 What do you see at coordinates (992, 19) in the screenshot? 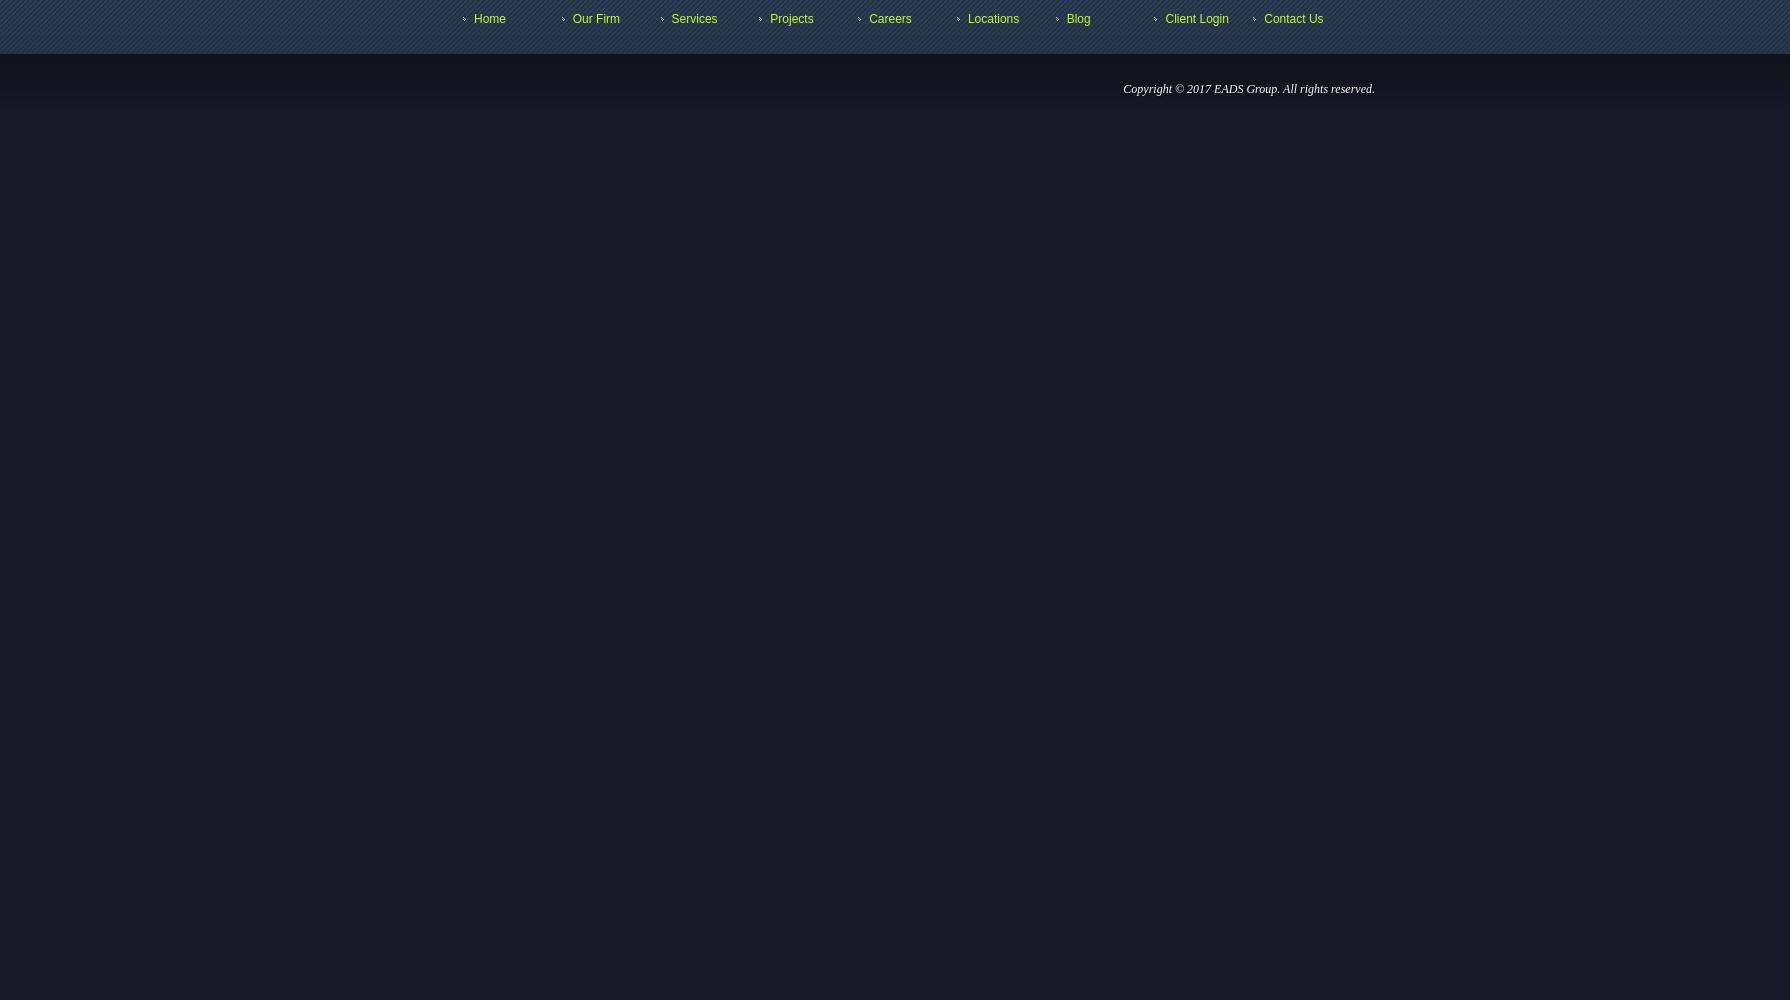
I see `'Locations'` at bounding box center [992, 19].